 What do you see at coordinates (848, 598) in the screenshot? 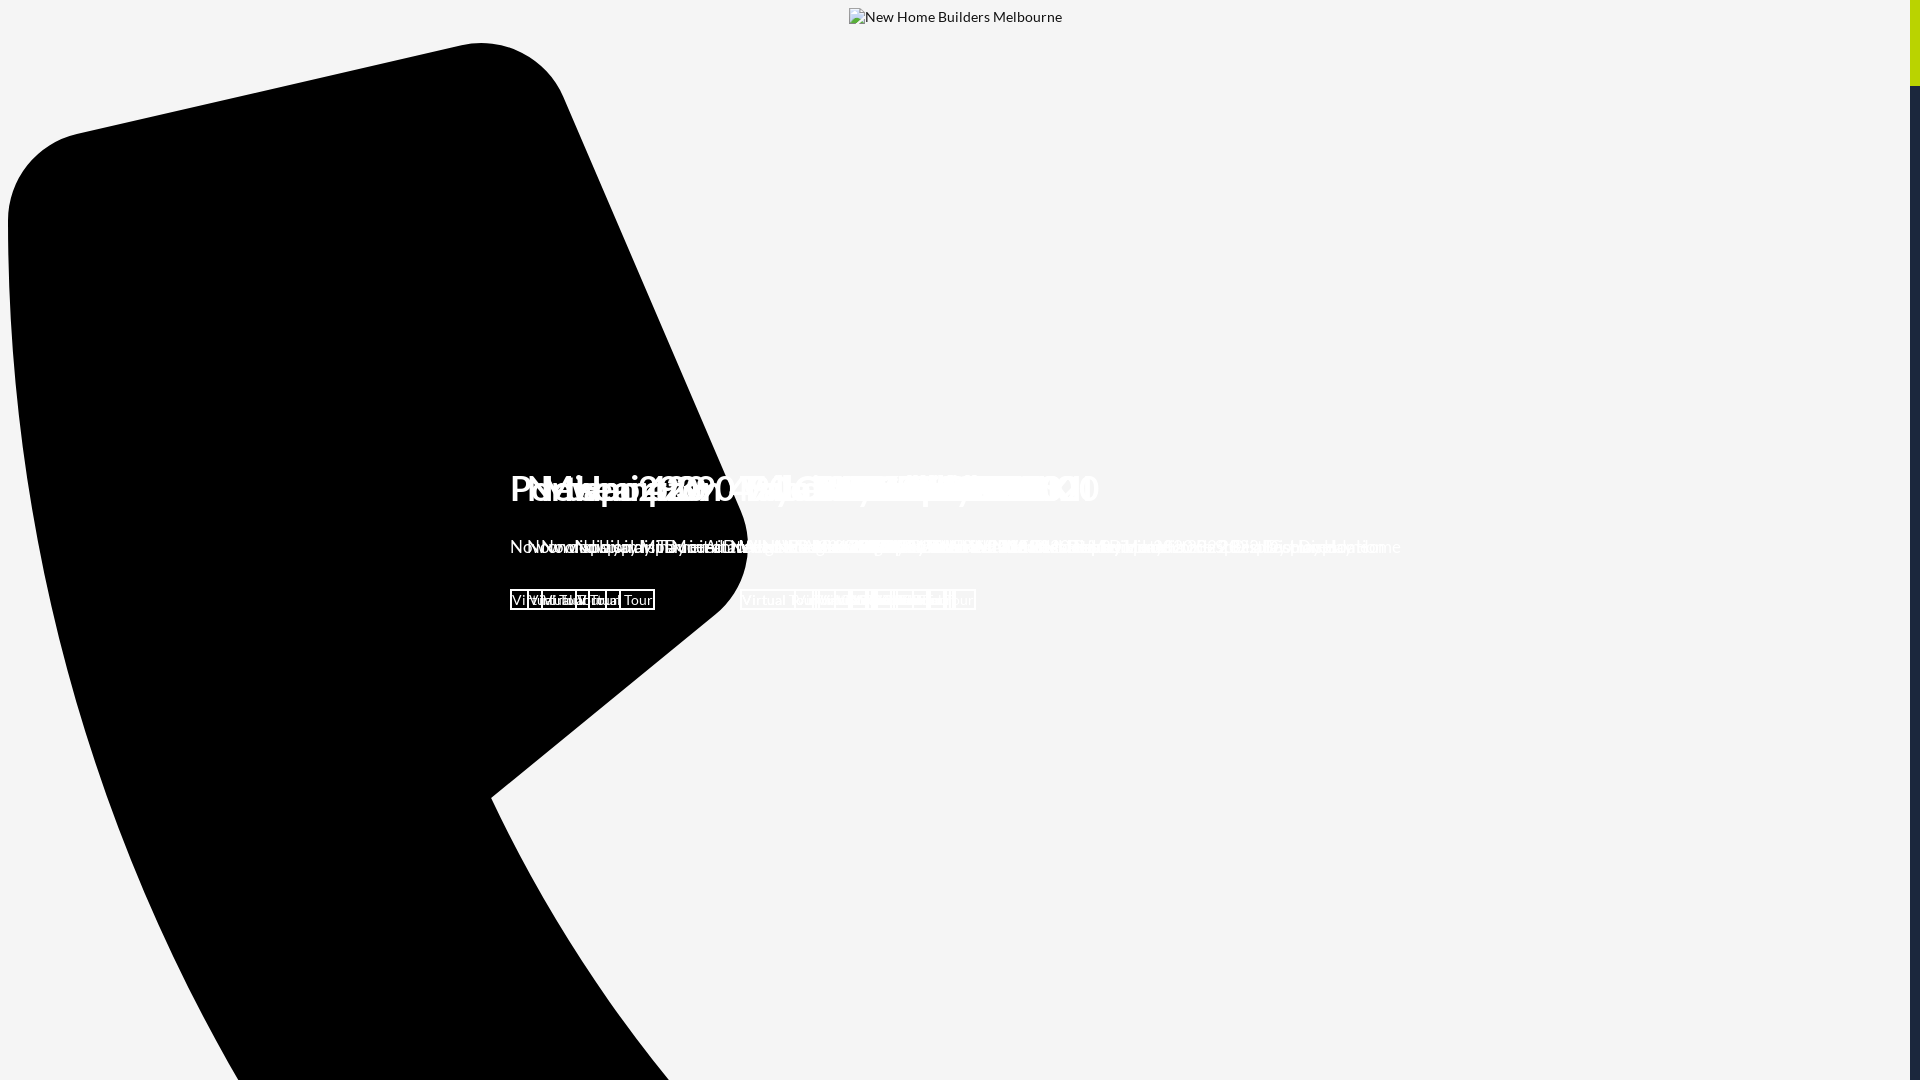
I see `'Virtual Tour'` at bounding box center [848, 598].